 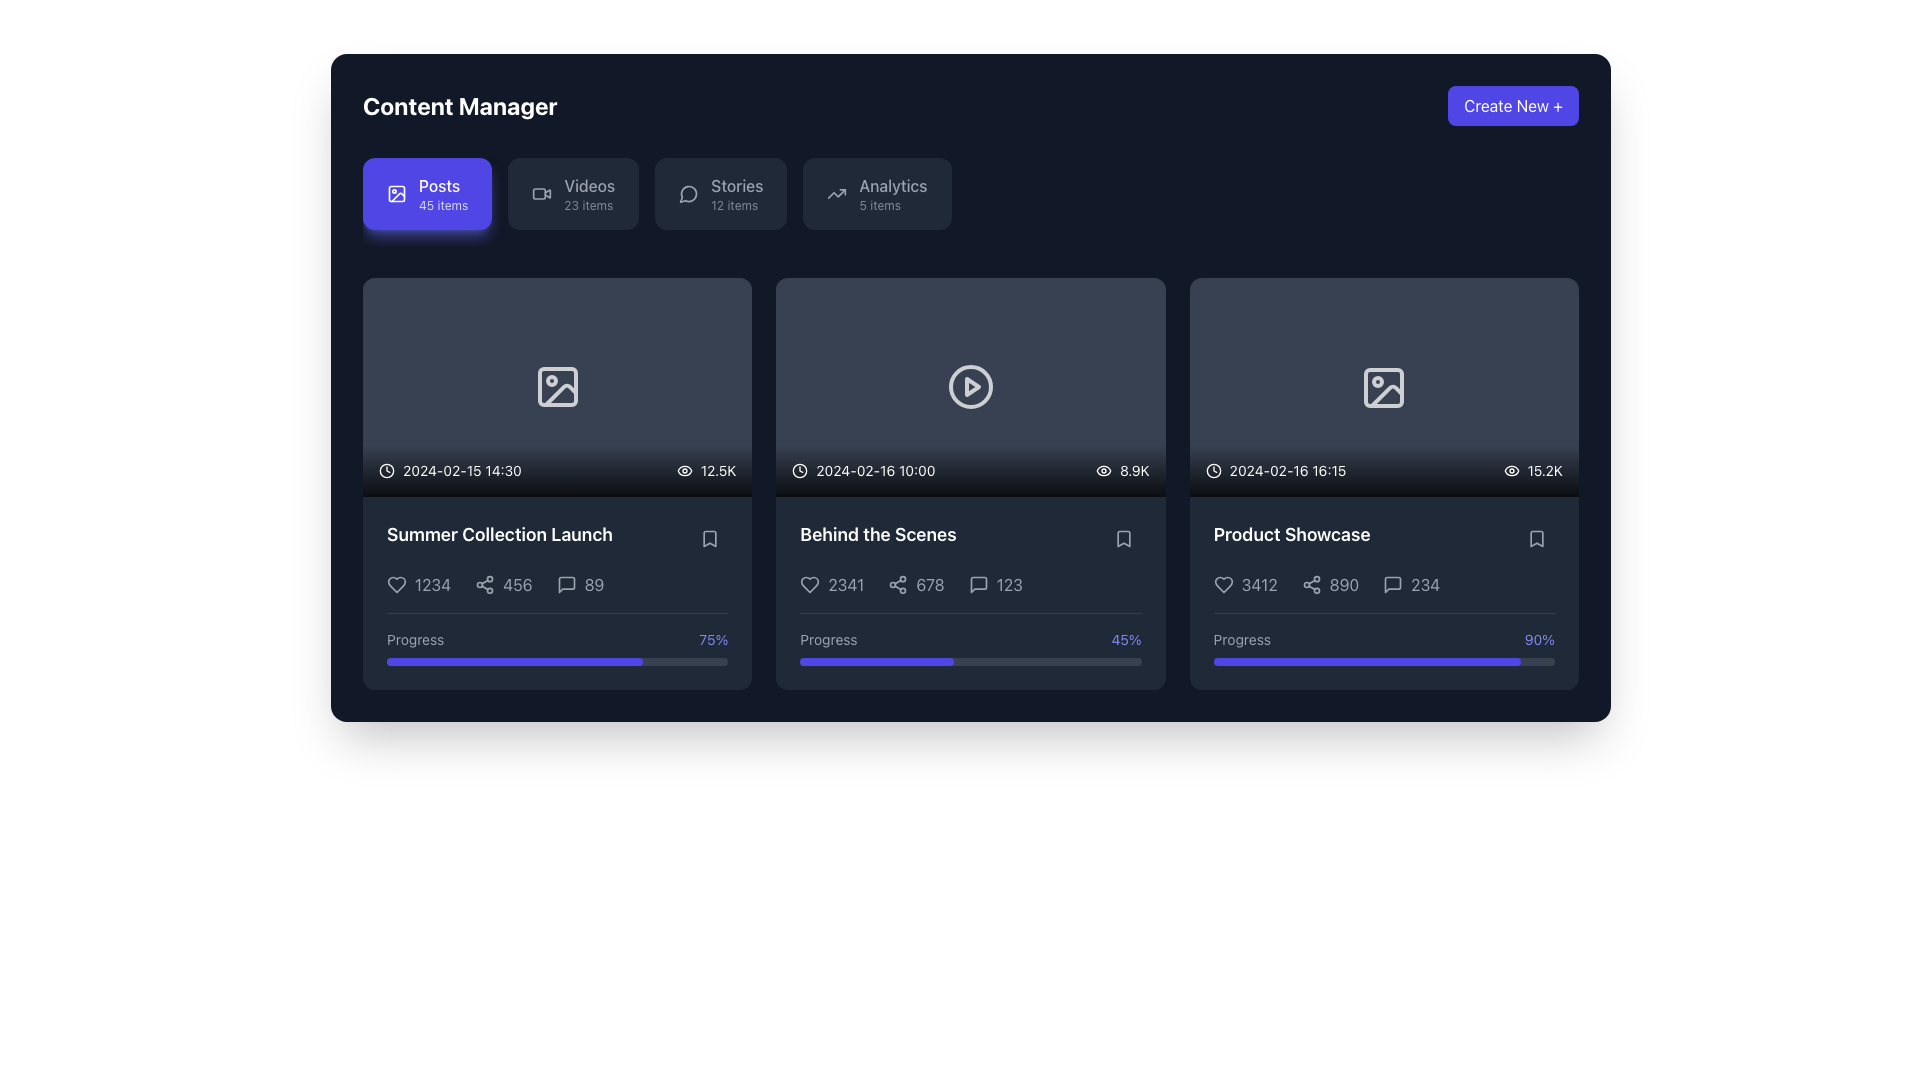 What do you see at coordinates (1535, 538) in the screenshot?
I see `the light gray outlined bookmark icon located in the upper-right corner of the 'Product Showcase' card` at bounding box center [1535, 538].